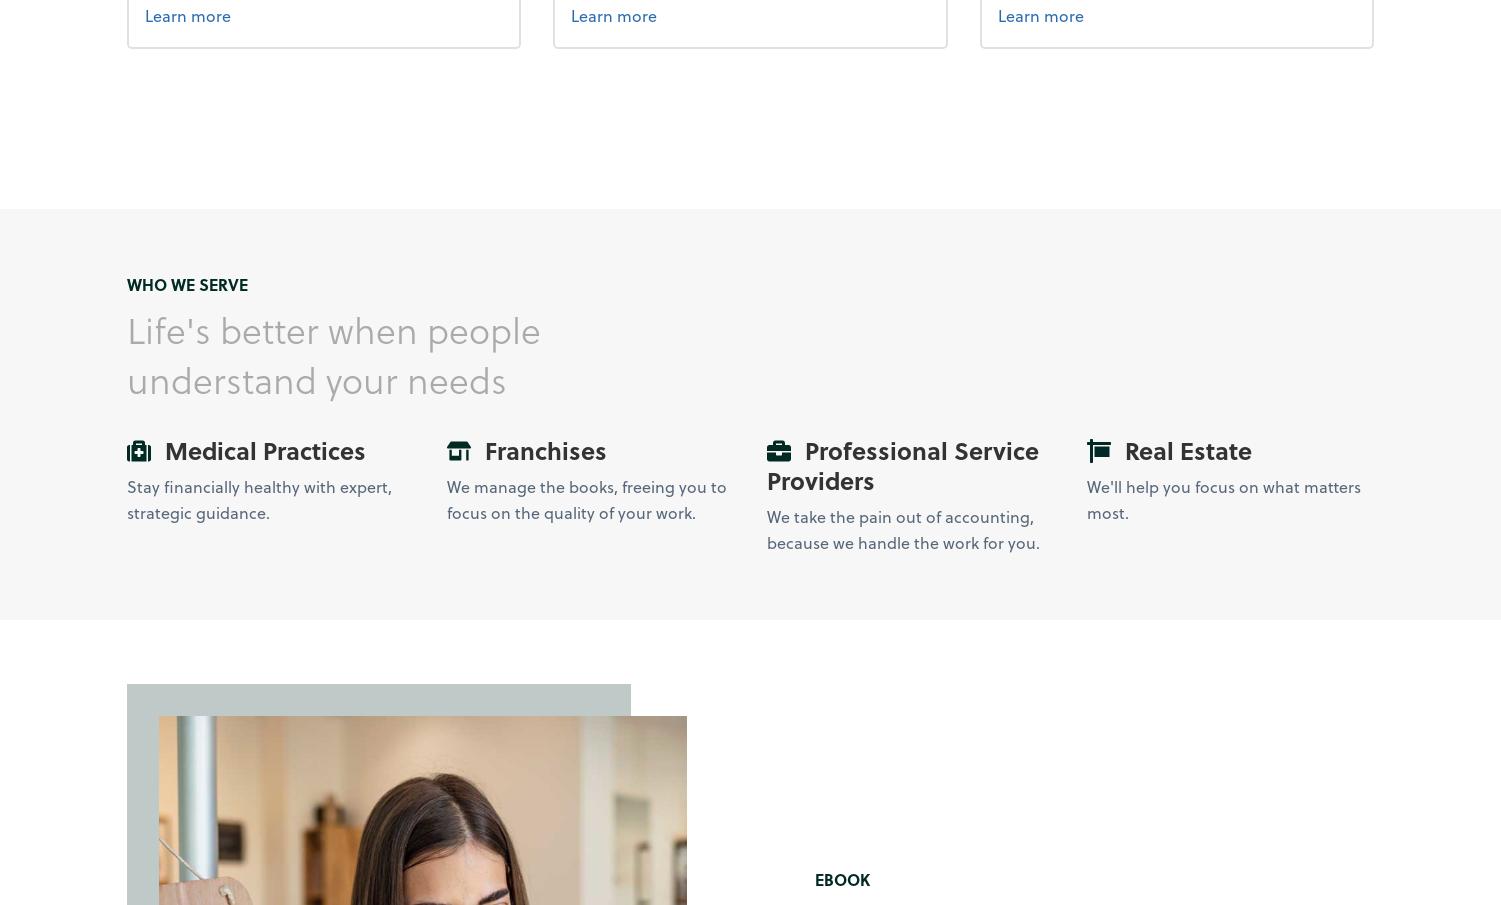 Image resolution: width=1501 pixels, height=905 pixels. I want to click on 'WHO WE SERVE', so click(186, 284).